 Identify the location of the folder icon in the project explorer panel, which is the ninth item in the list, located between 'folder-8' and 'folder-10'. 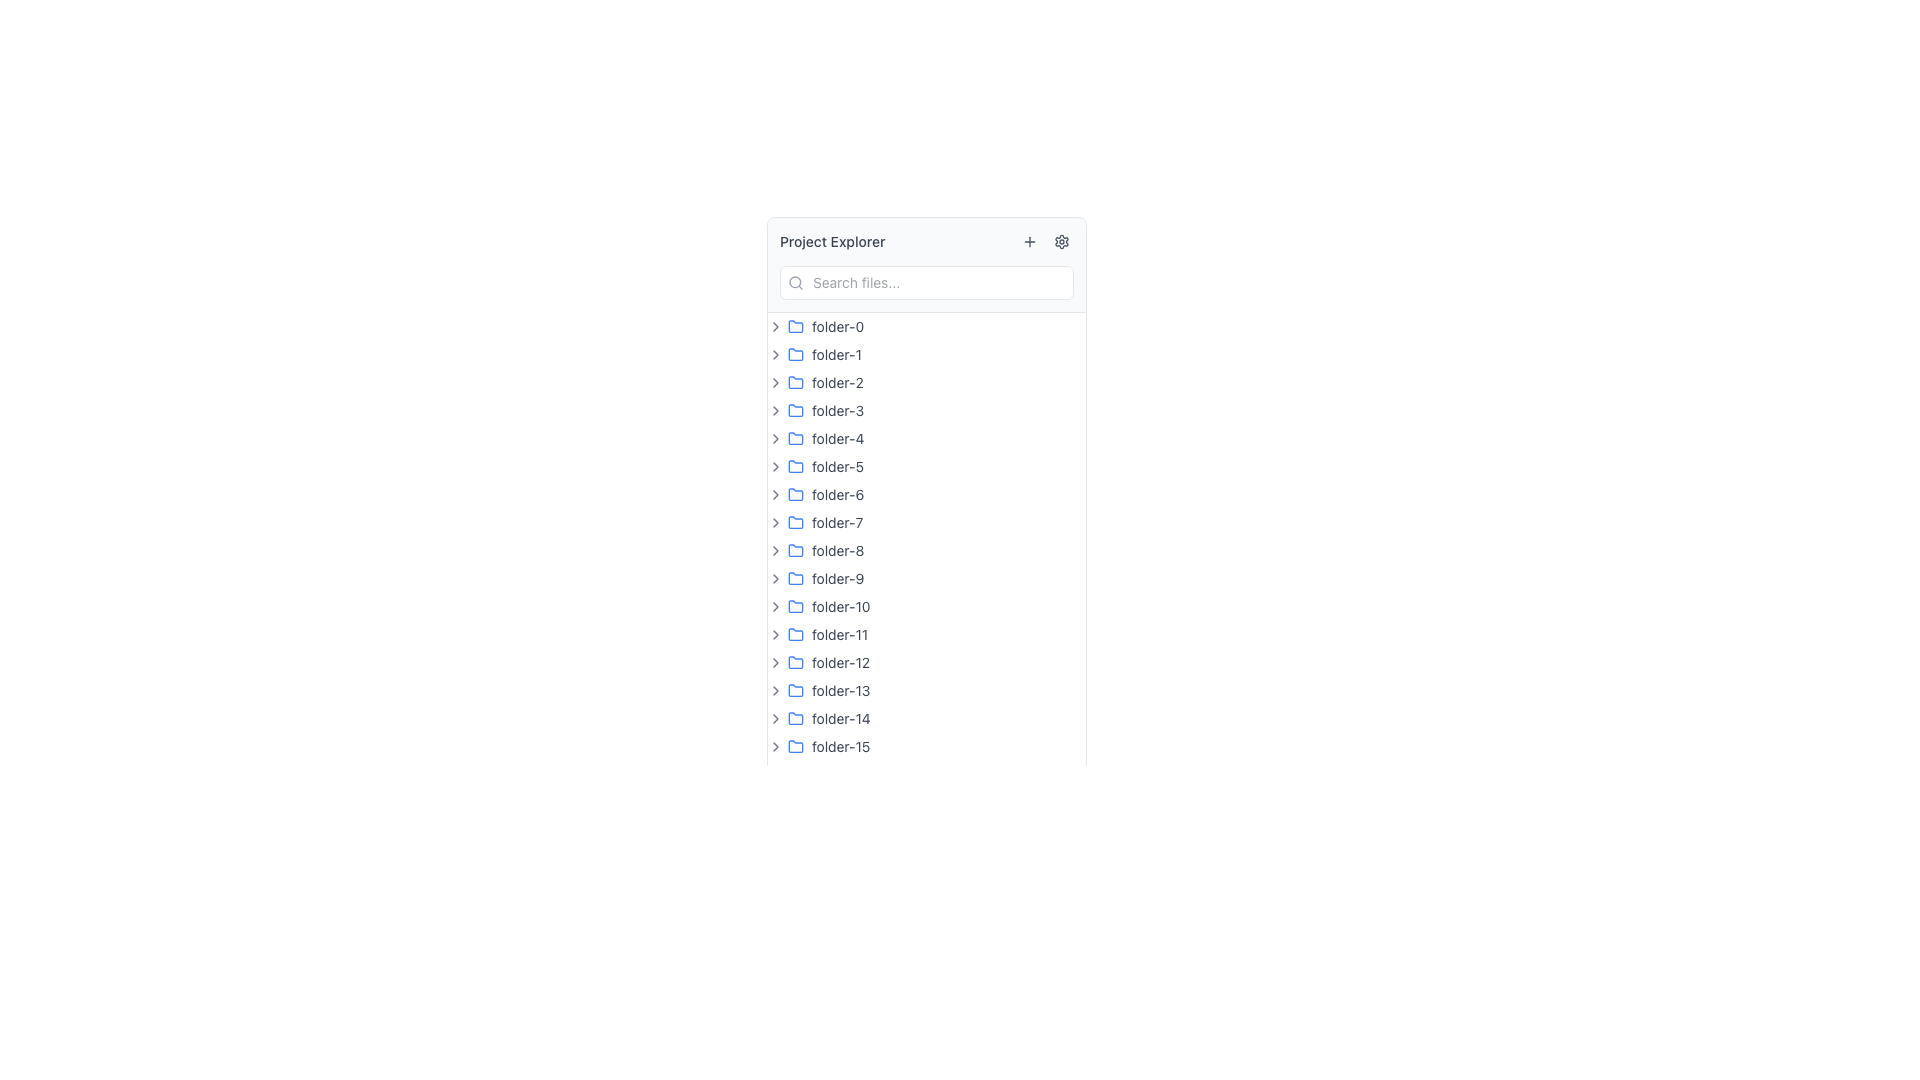
(795, 578).